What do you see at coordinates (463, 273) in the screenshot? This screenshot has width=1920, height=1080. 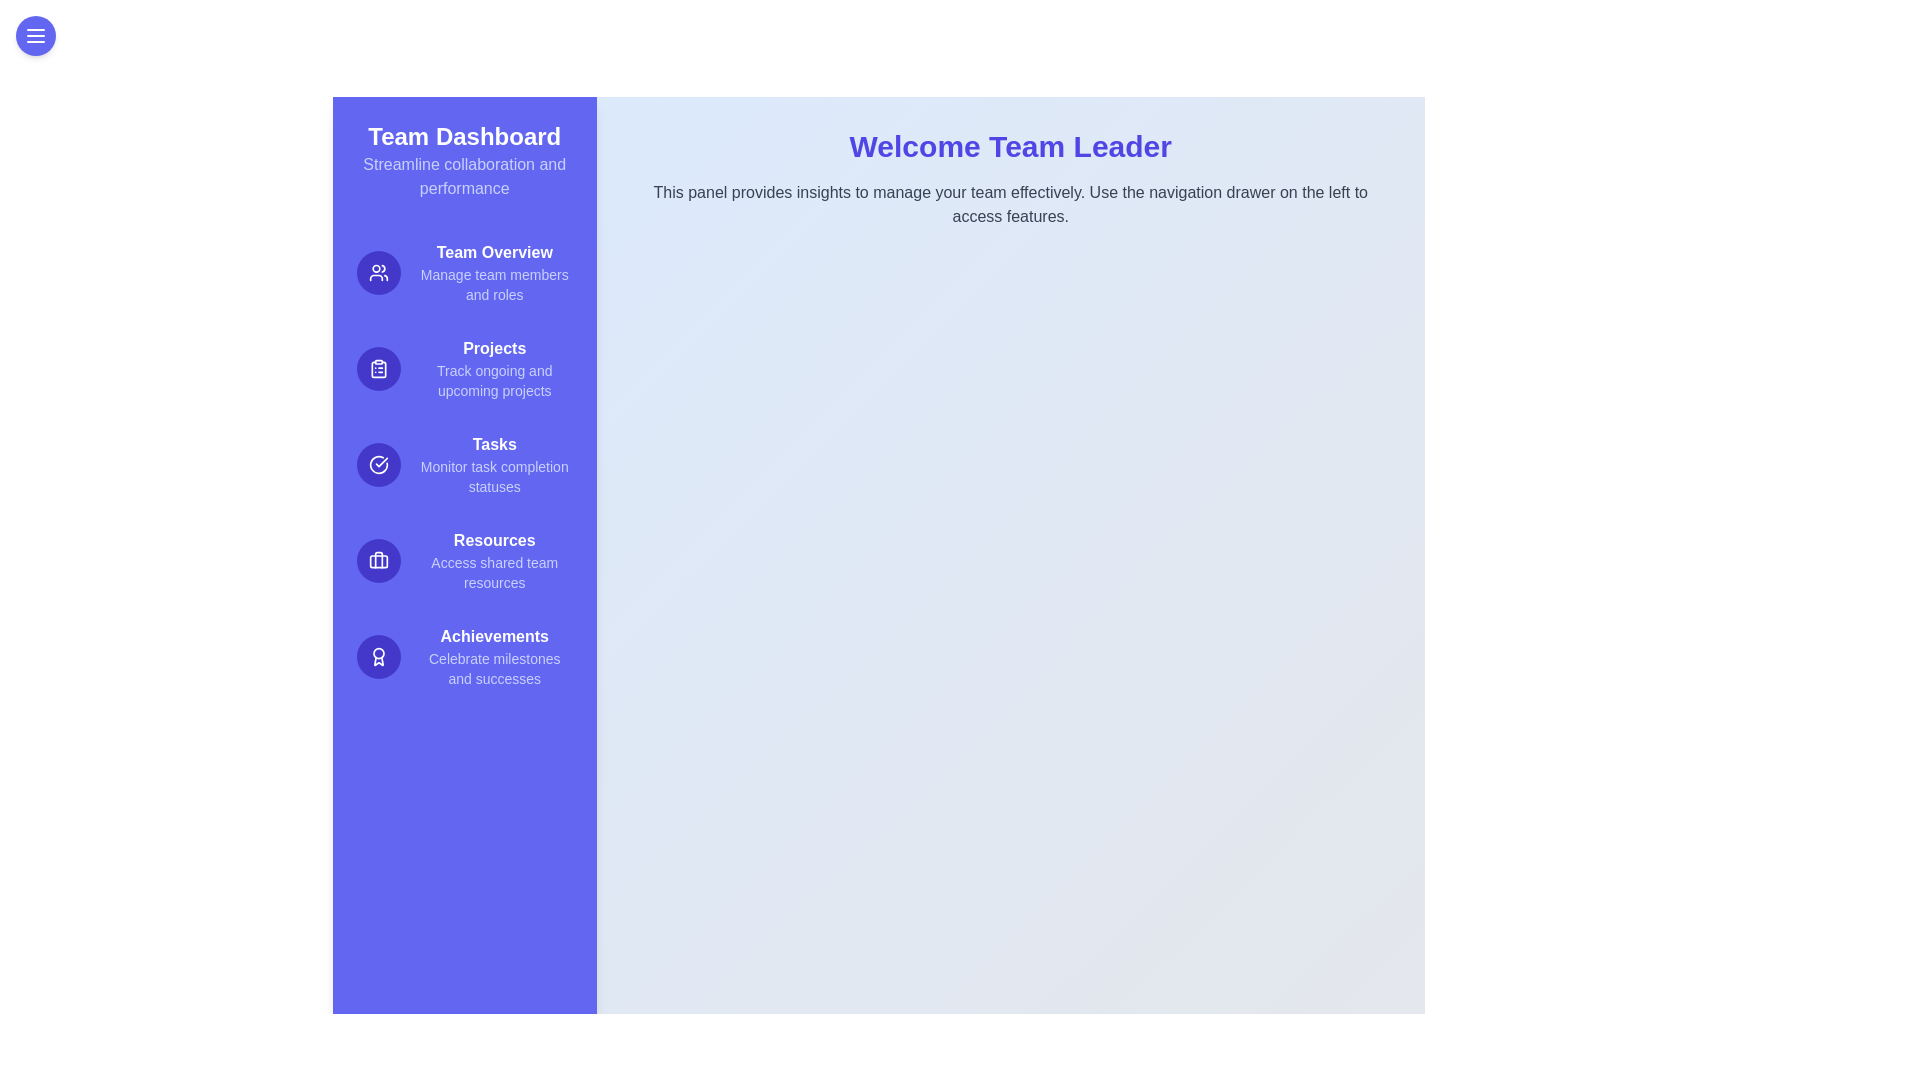 I see `the menu item Team Overview to see its hover effect` at bounding box center [463, 273].